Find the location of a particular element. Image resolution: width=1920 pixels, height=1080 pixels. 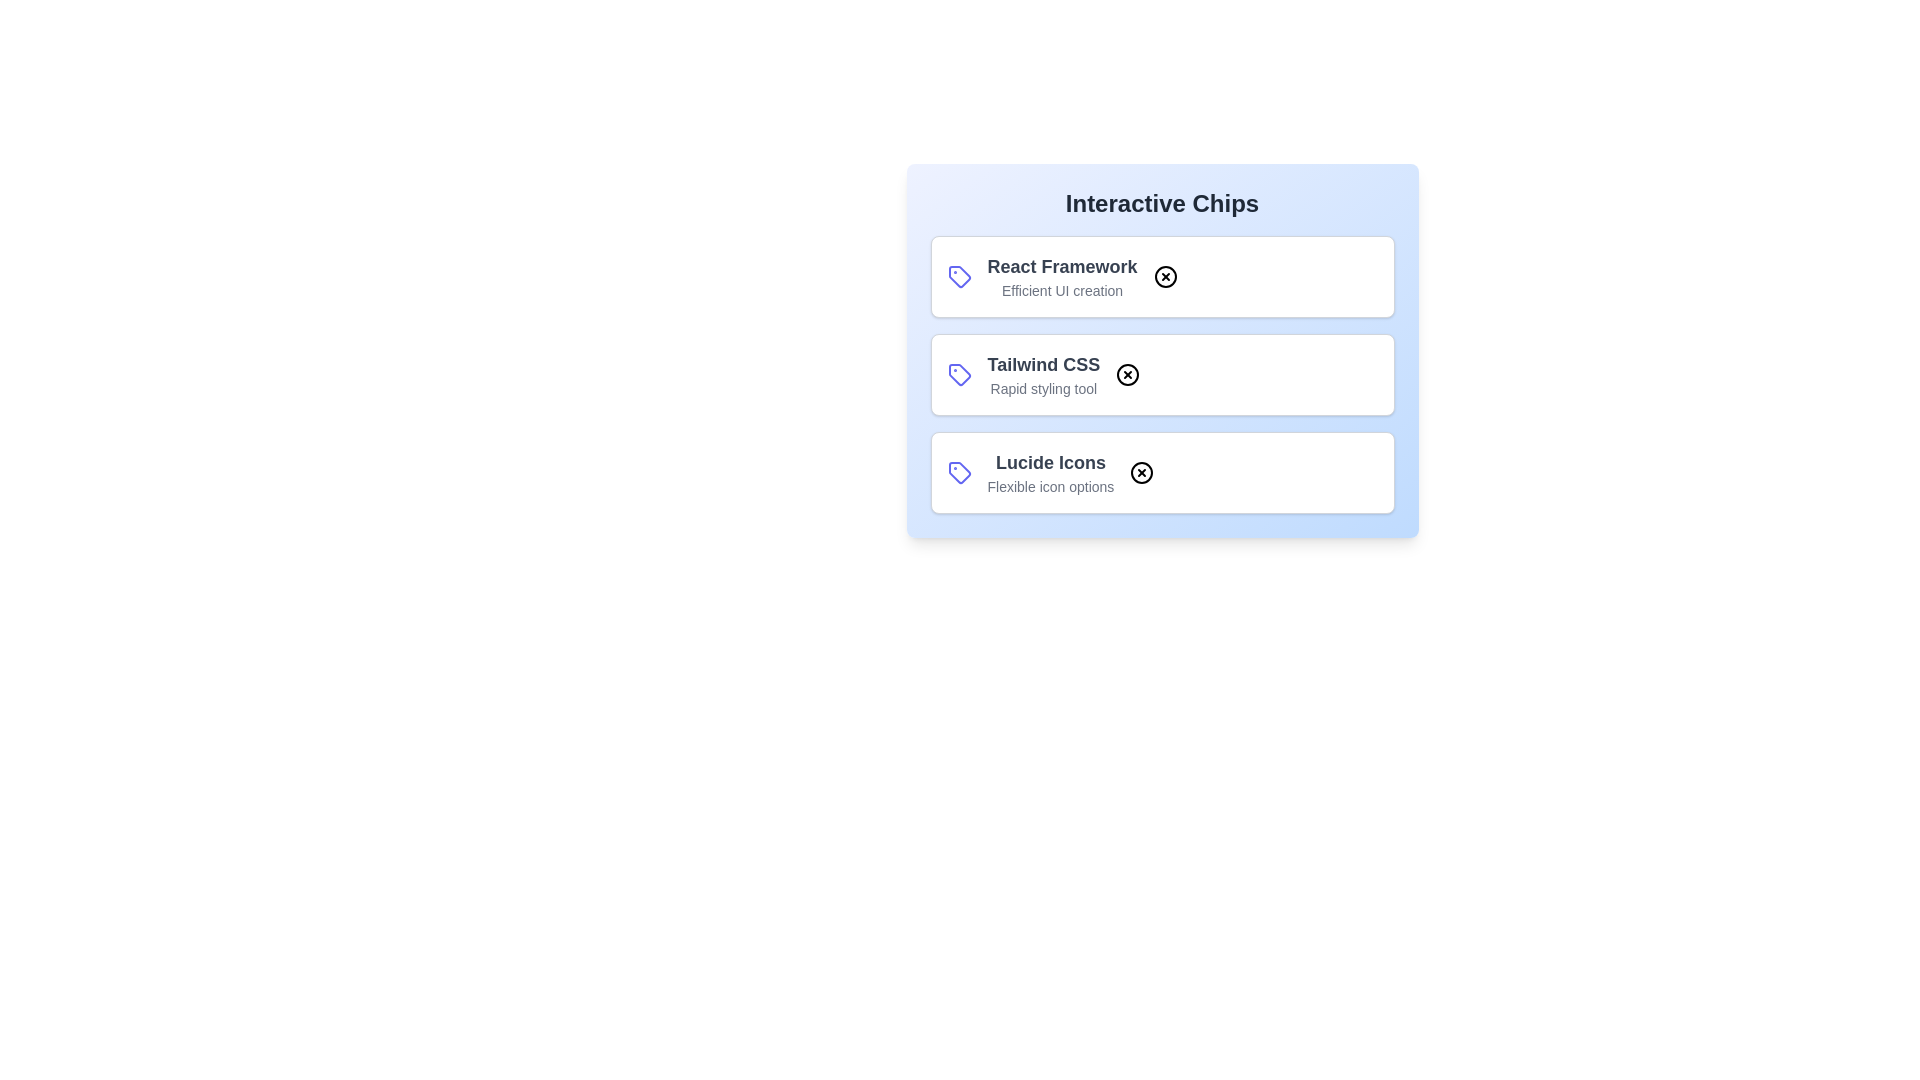

close button on the chip labeled Tailwind CSS is located at coordinates (1128, 374).